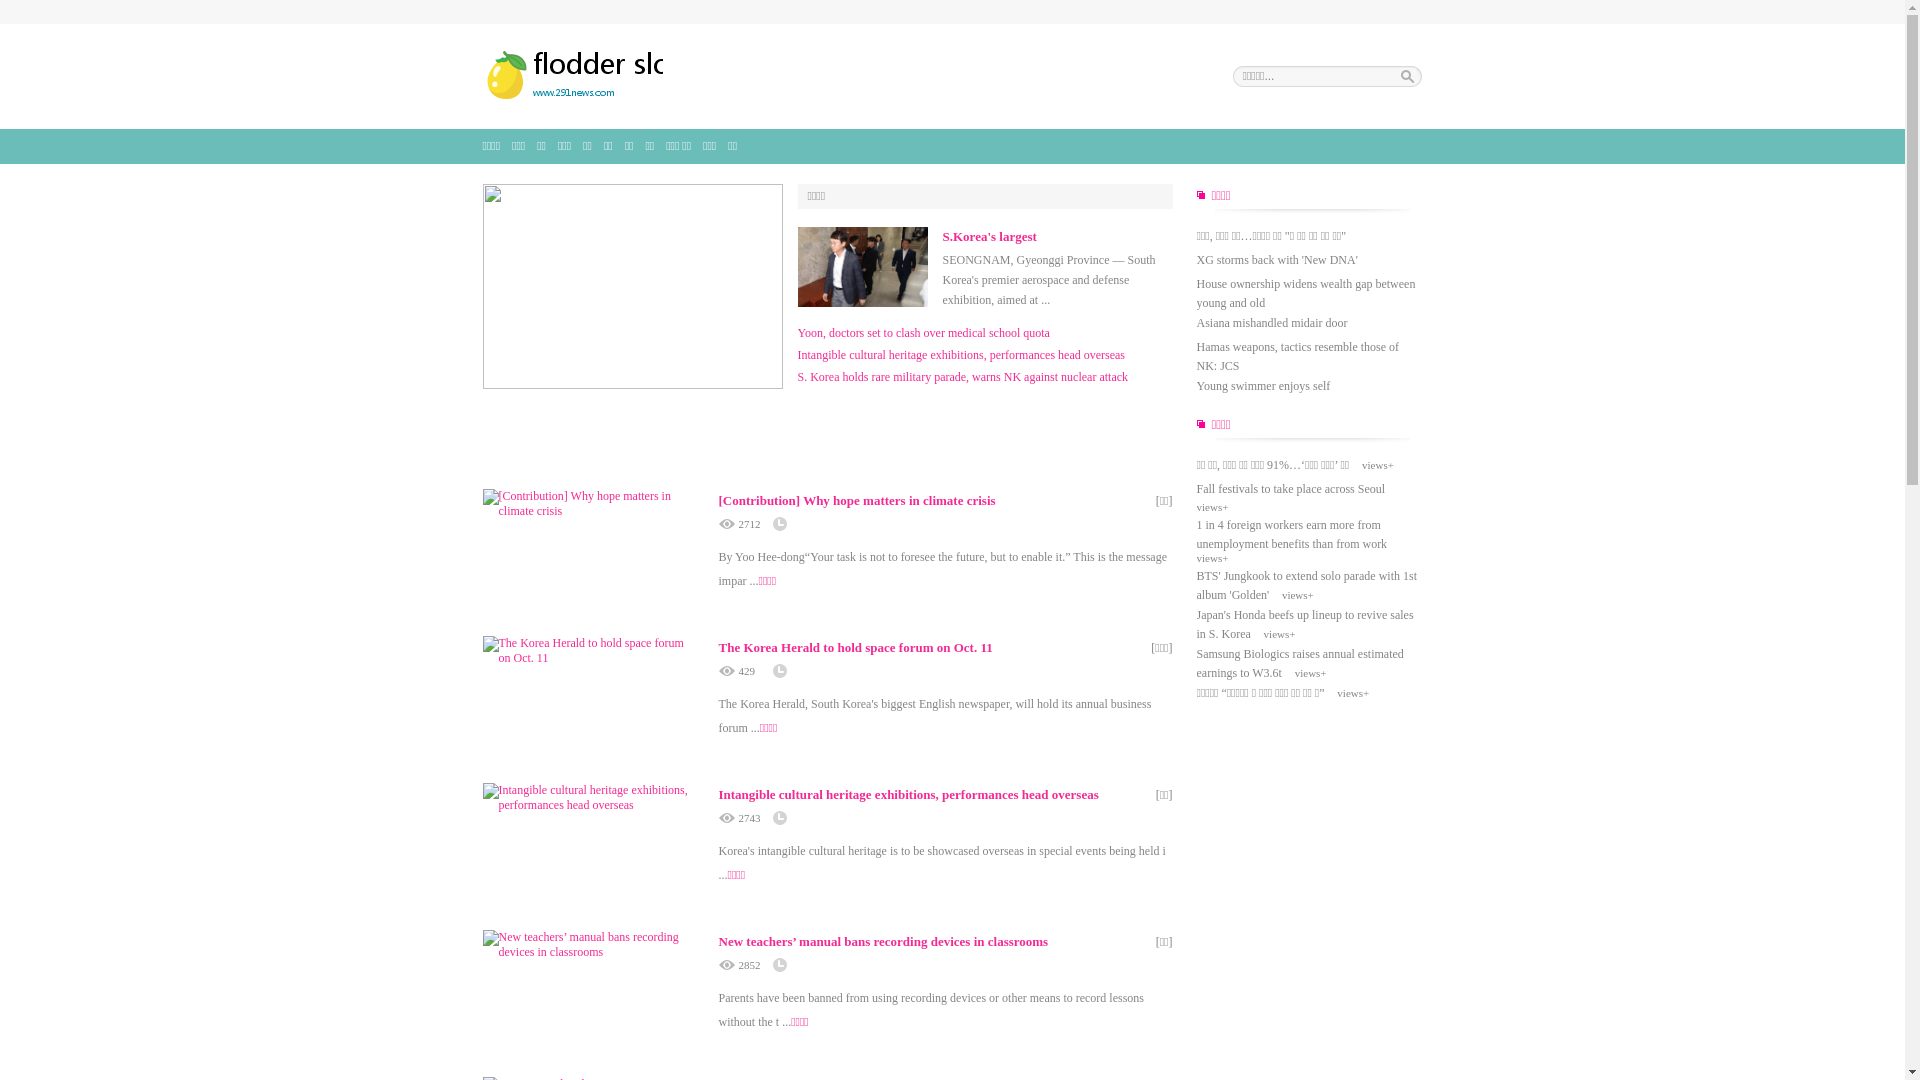 Image resolution: width=1920 pixels, height=1080 pixels. What do you see at coordinates (940, 235) in the screenshot?
I see `'S.Korea's largest'` at bounding box center [940, 235].